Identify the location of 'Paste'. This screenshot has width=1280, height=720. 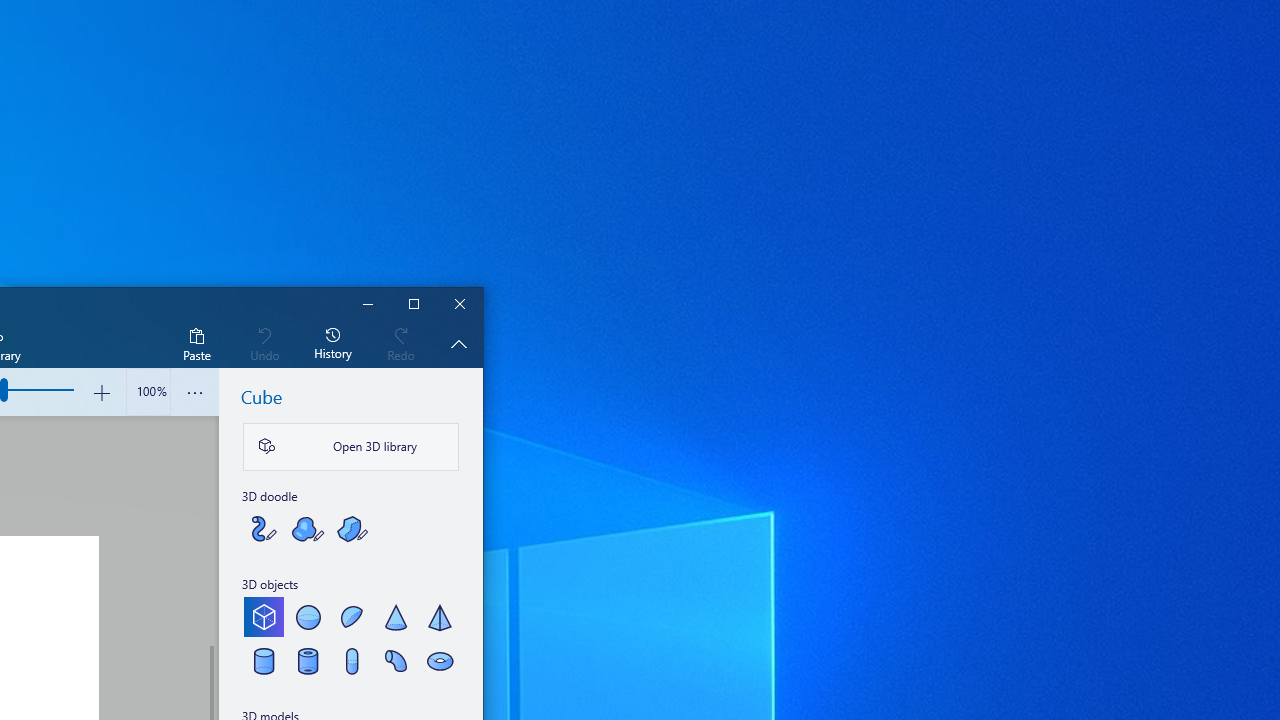
(196, 342).